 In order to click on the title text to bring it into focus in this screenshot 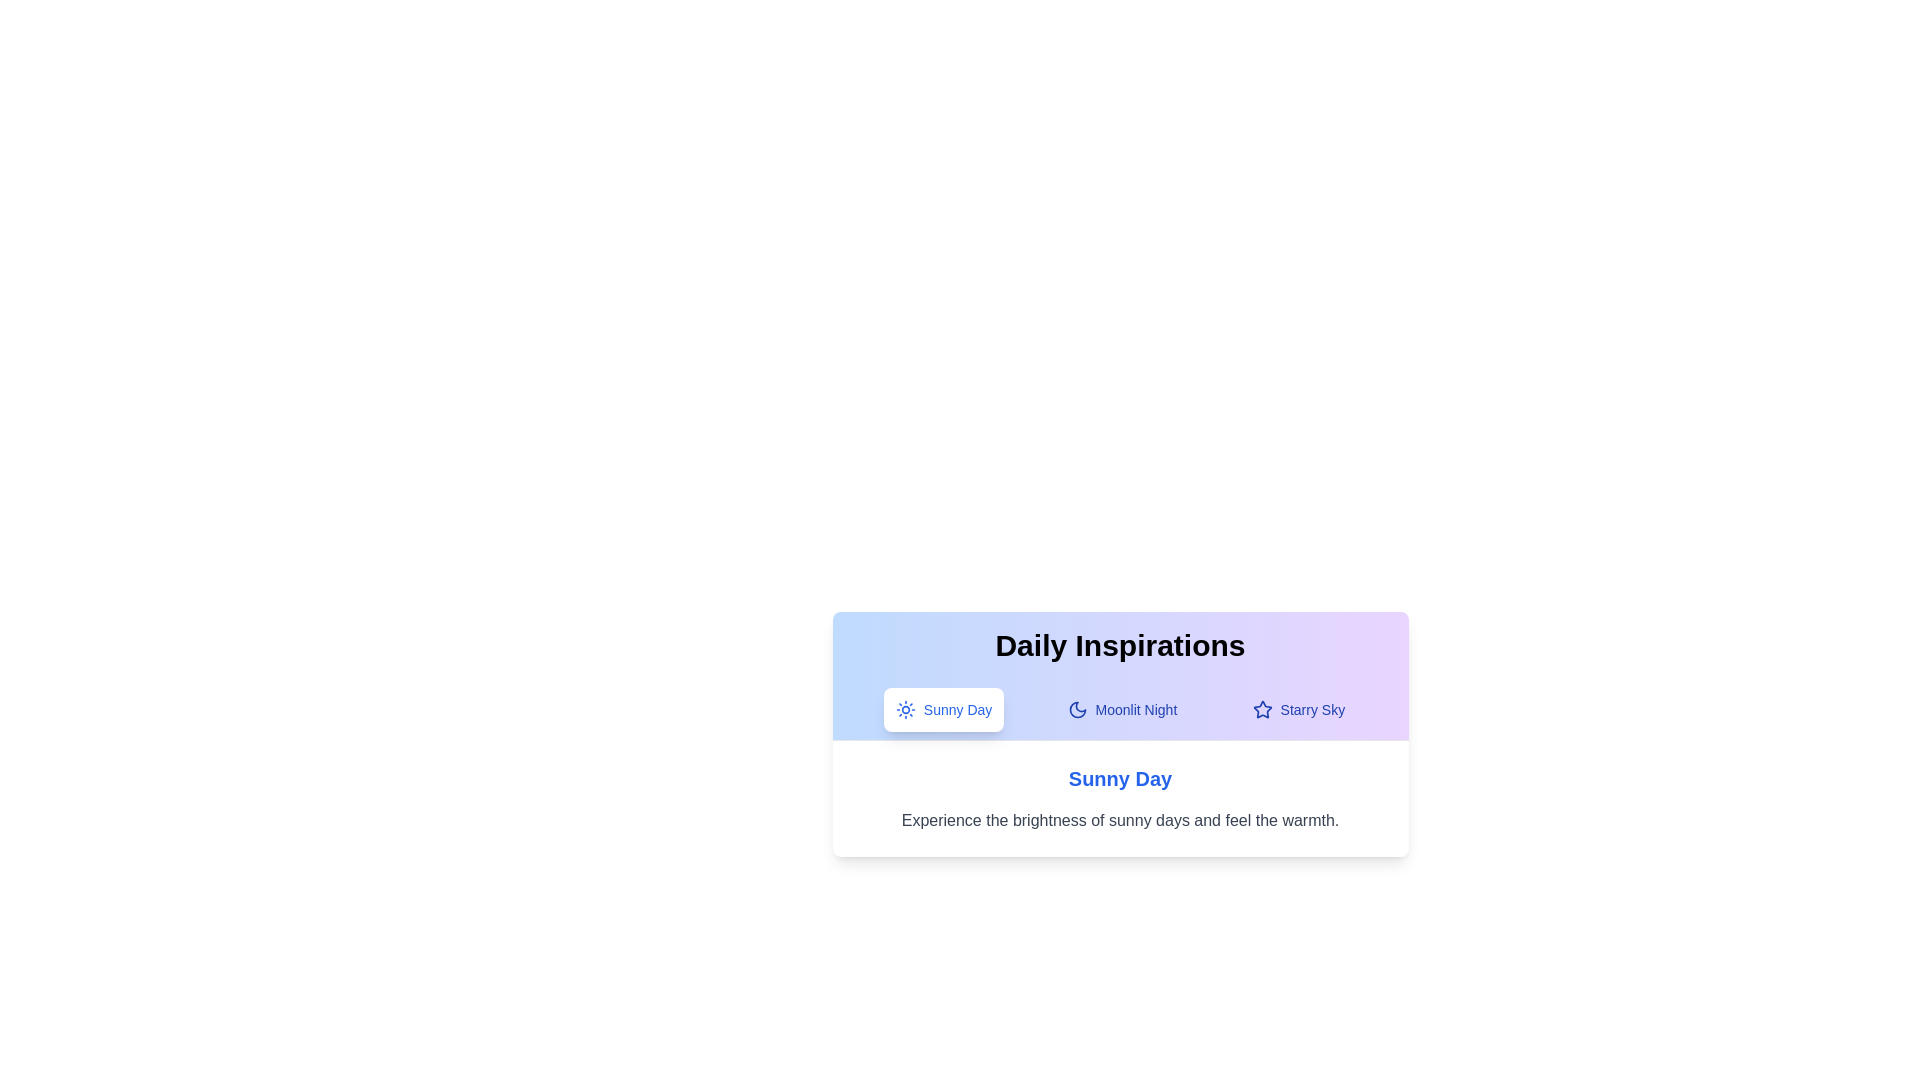, I will do `click(1120, 645)`.